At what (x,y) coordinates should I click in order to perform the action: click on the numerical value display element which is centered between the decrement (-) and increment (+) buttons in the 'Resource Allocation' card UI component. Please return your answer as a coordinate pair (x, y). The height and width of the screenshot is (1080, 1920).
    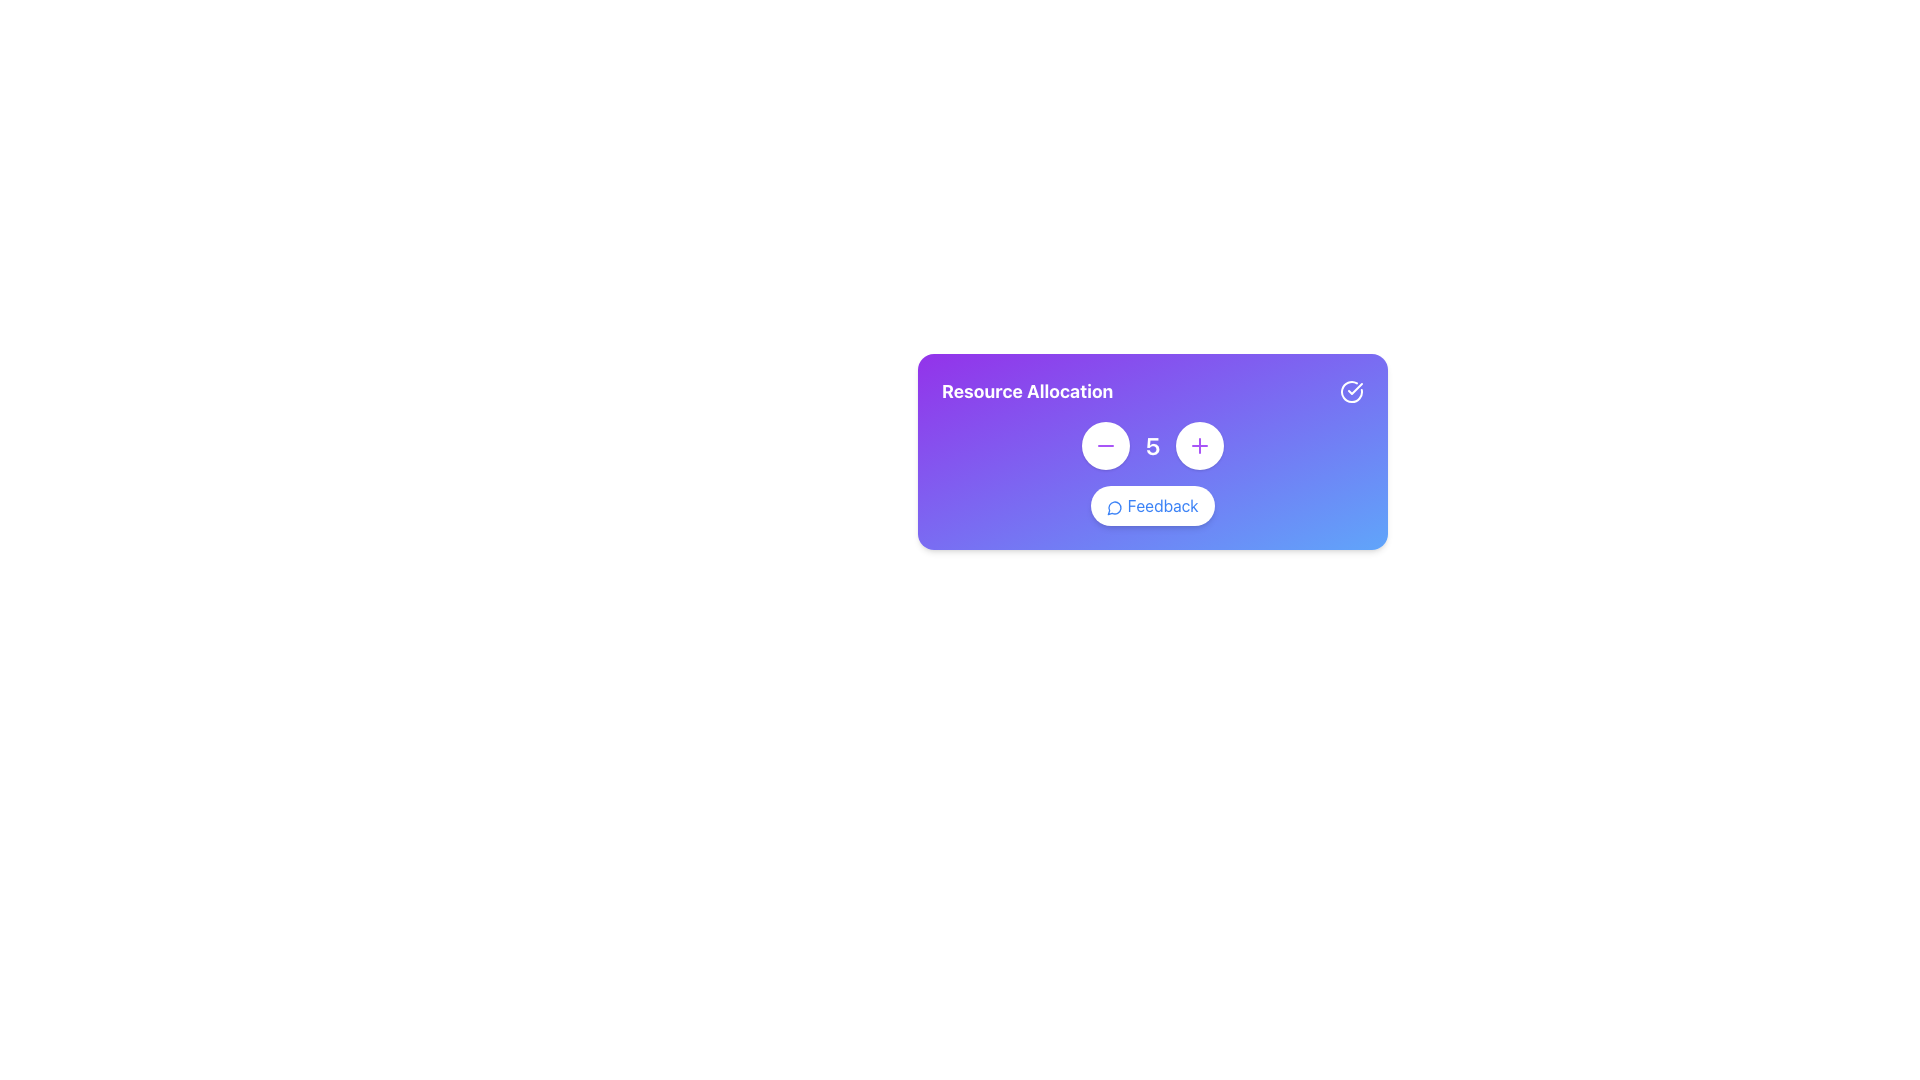
    Looking at the image, I should click on (1152, 445).